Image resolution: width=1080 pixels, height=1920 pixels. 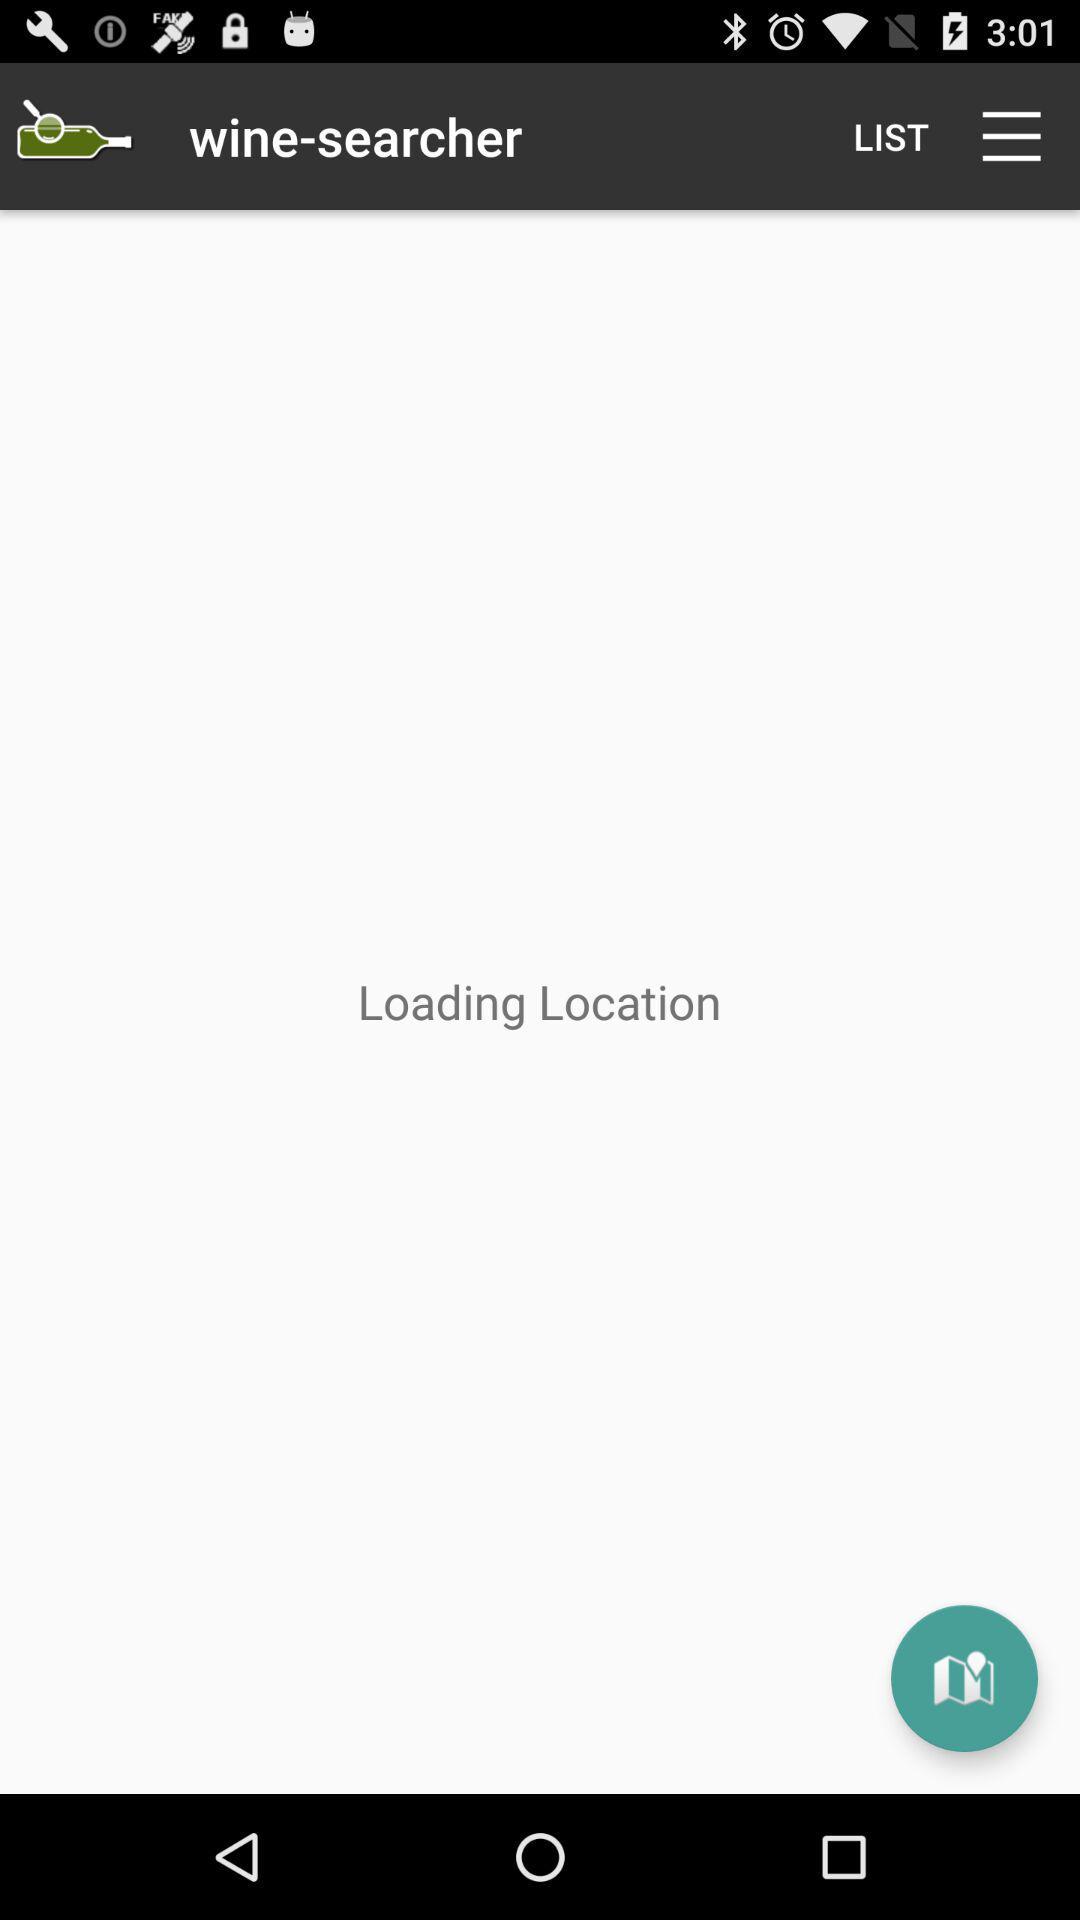 I want to click on item at the bottom right corner, so click(x=963, y=1678).